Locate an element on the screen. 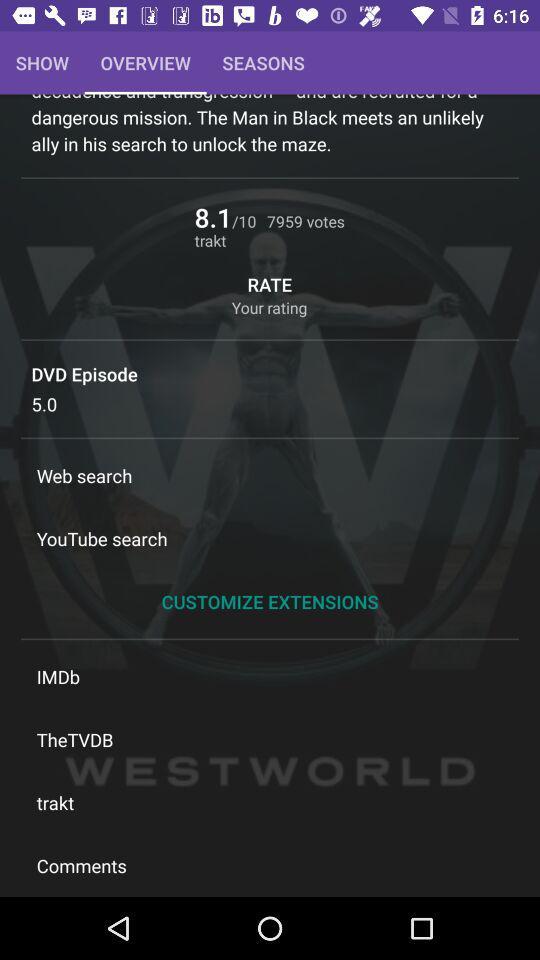 This screenshot has height=960, width=540. the comments is located at coordinates (270, 864).